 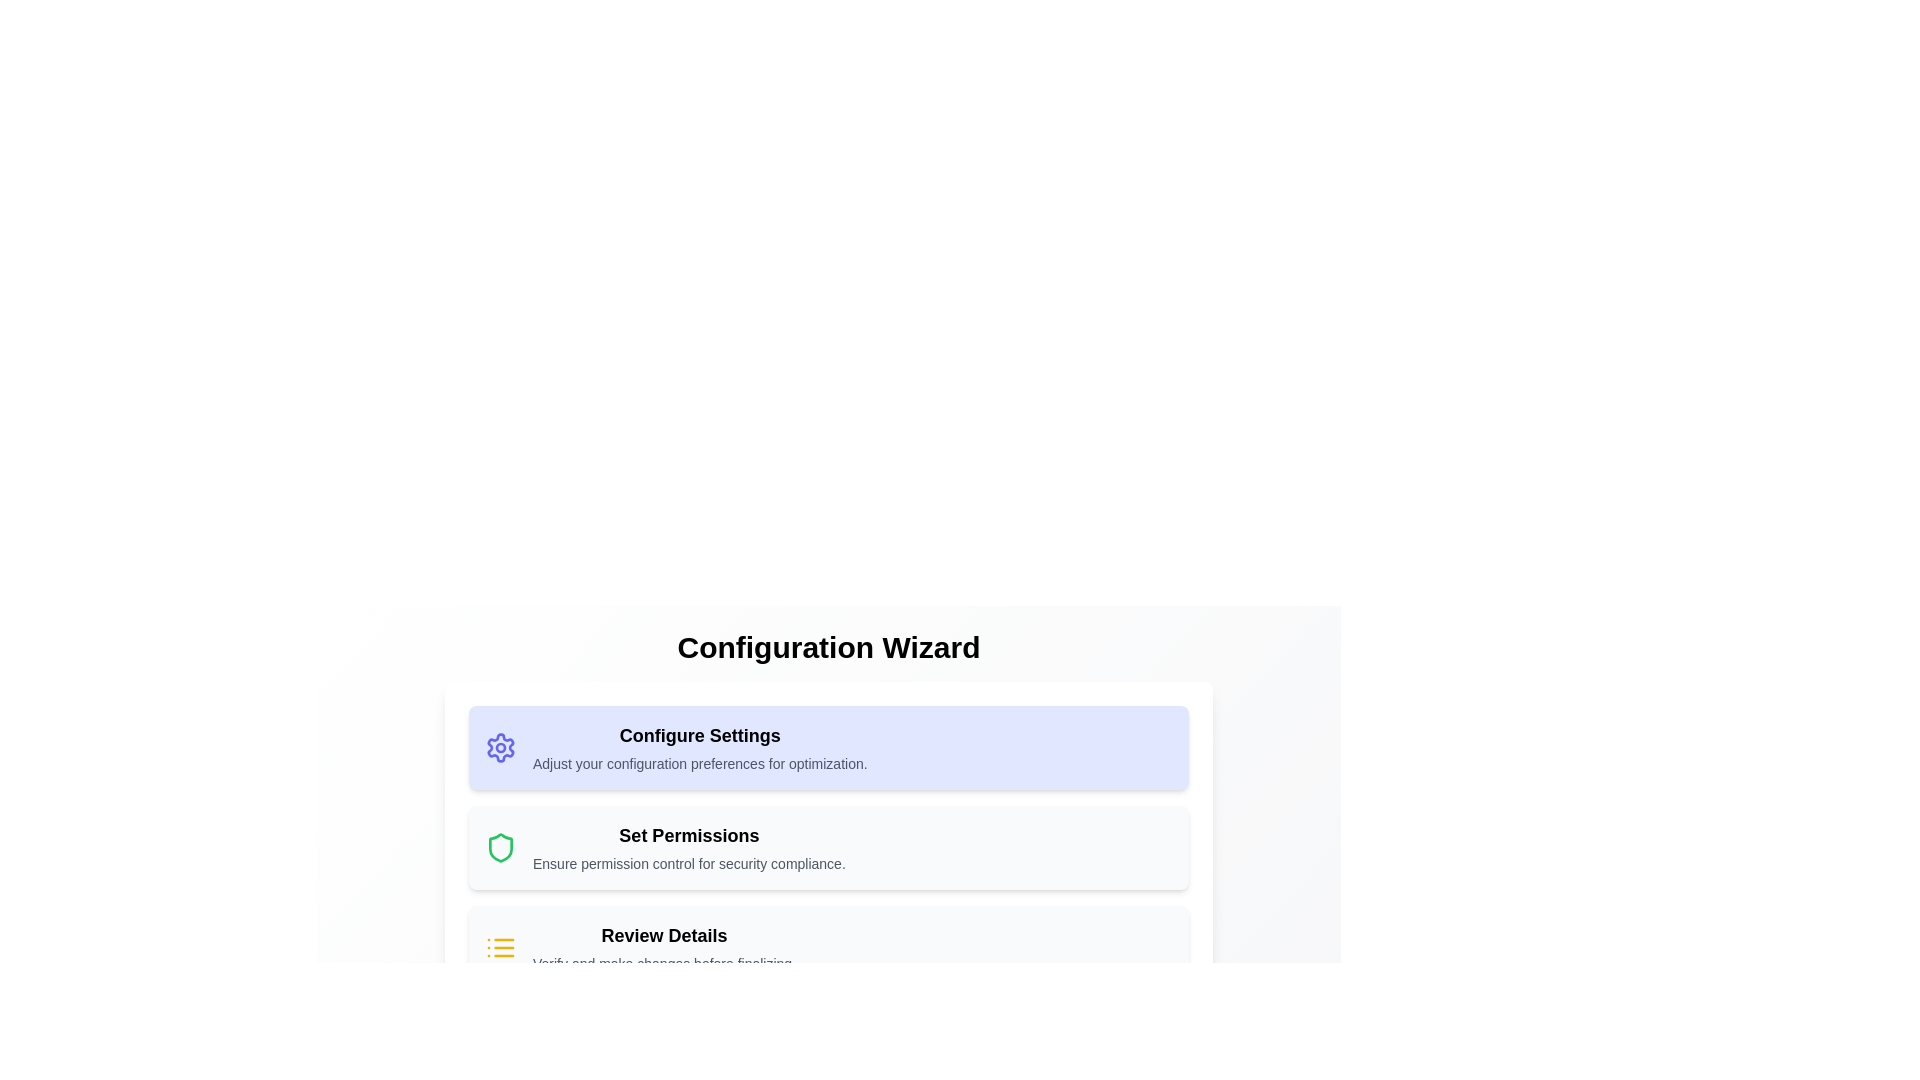 I want to click on the explanatory text element located beneath the 'Configure Settings' heading in the 'Configuration Wizard' section to provide guidance to users, so click(x=700, y=763).